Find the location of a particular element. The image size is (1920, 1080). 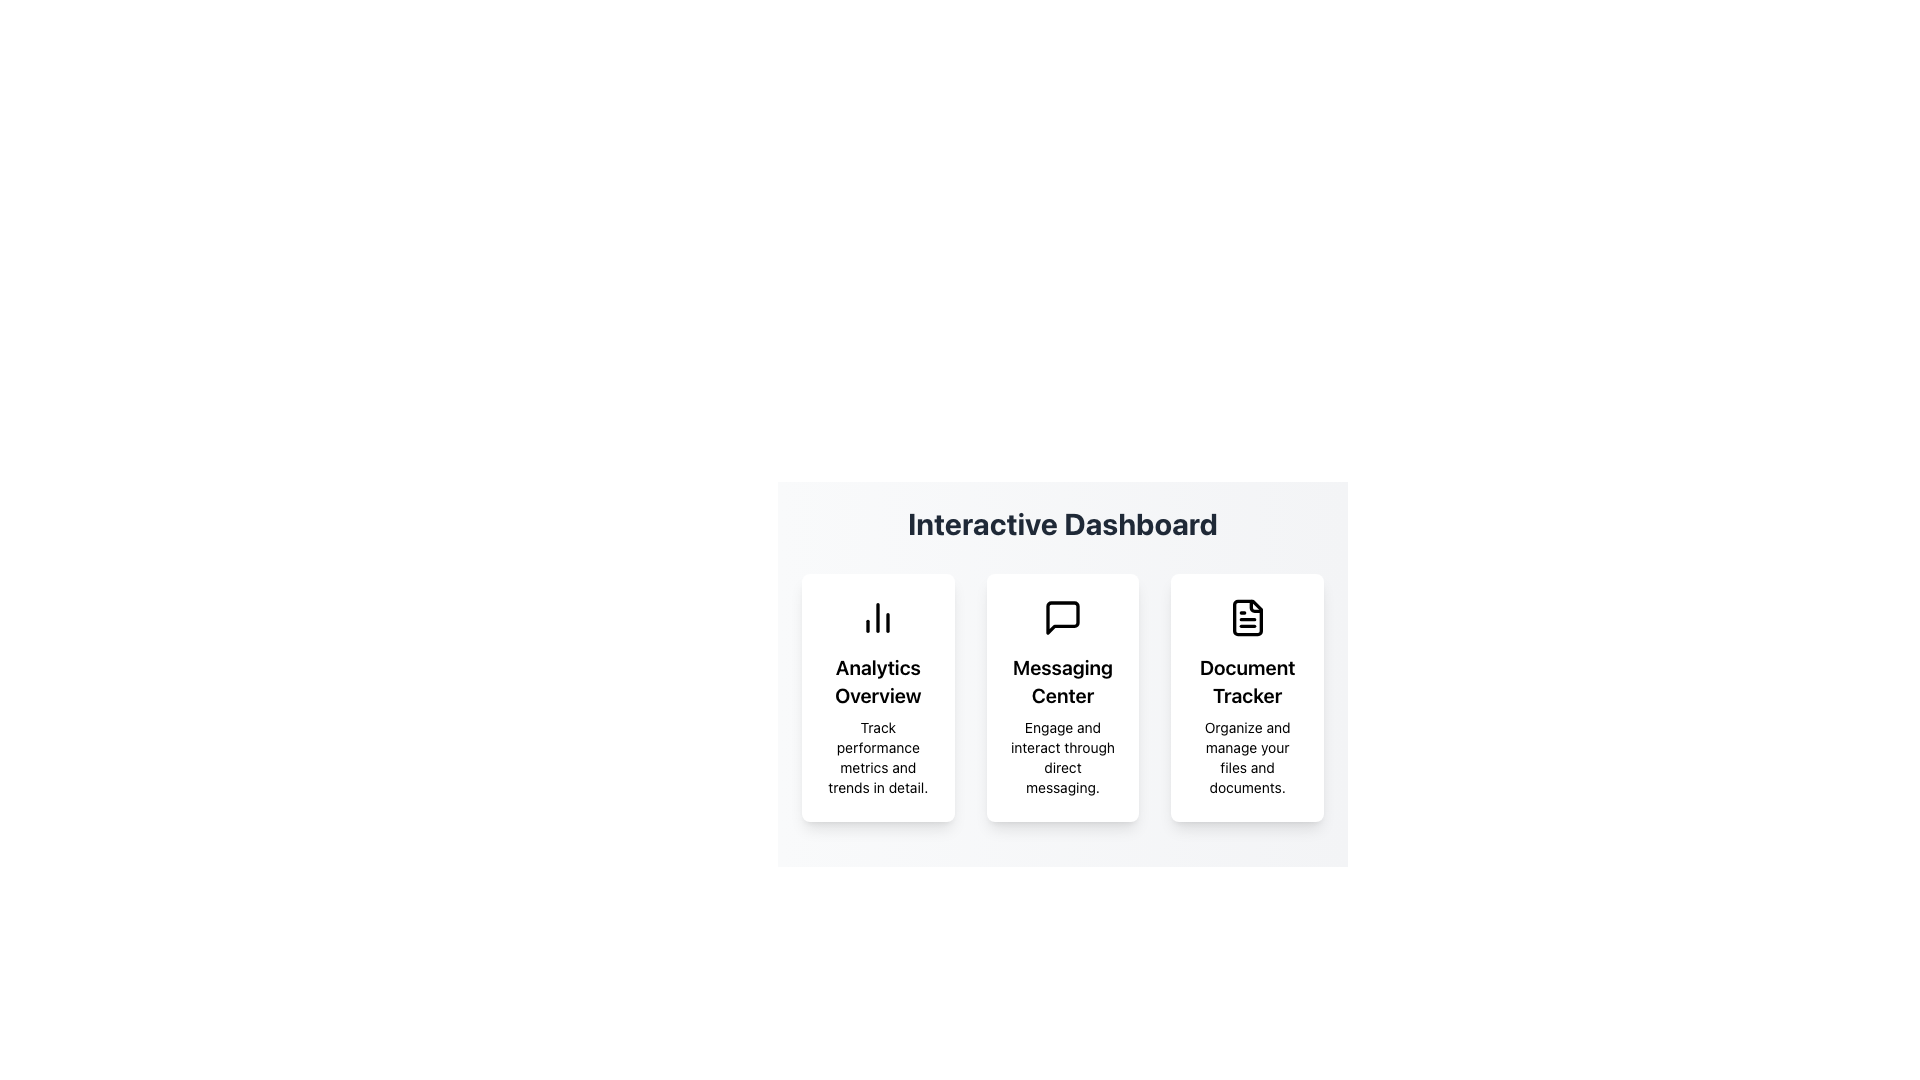

the speech bubble icon located at the top of the 'Messaging Center' card, which is black and has a rectangular shape with a tail pointing towards the lower-left corner is located at coordinates (1061, 616).